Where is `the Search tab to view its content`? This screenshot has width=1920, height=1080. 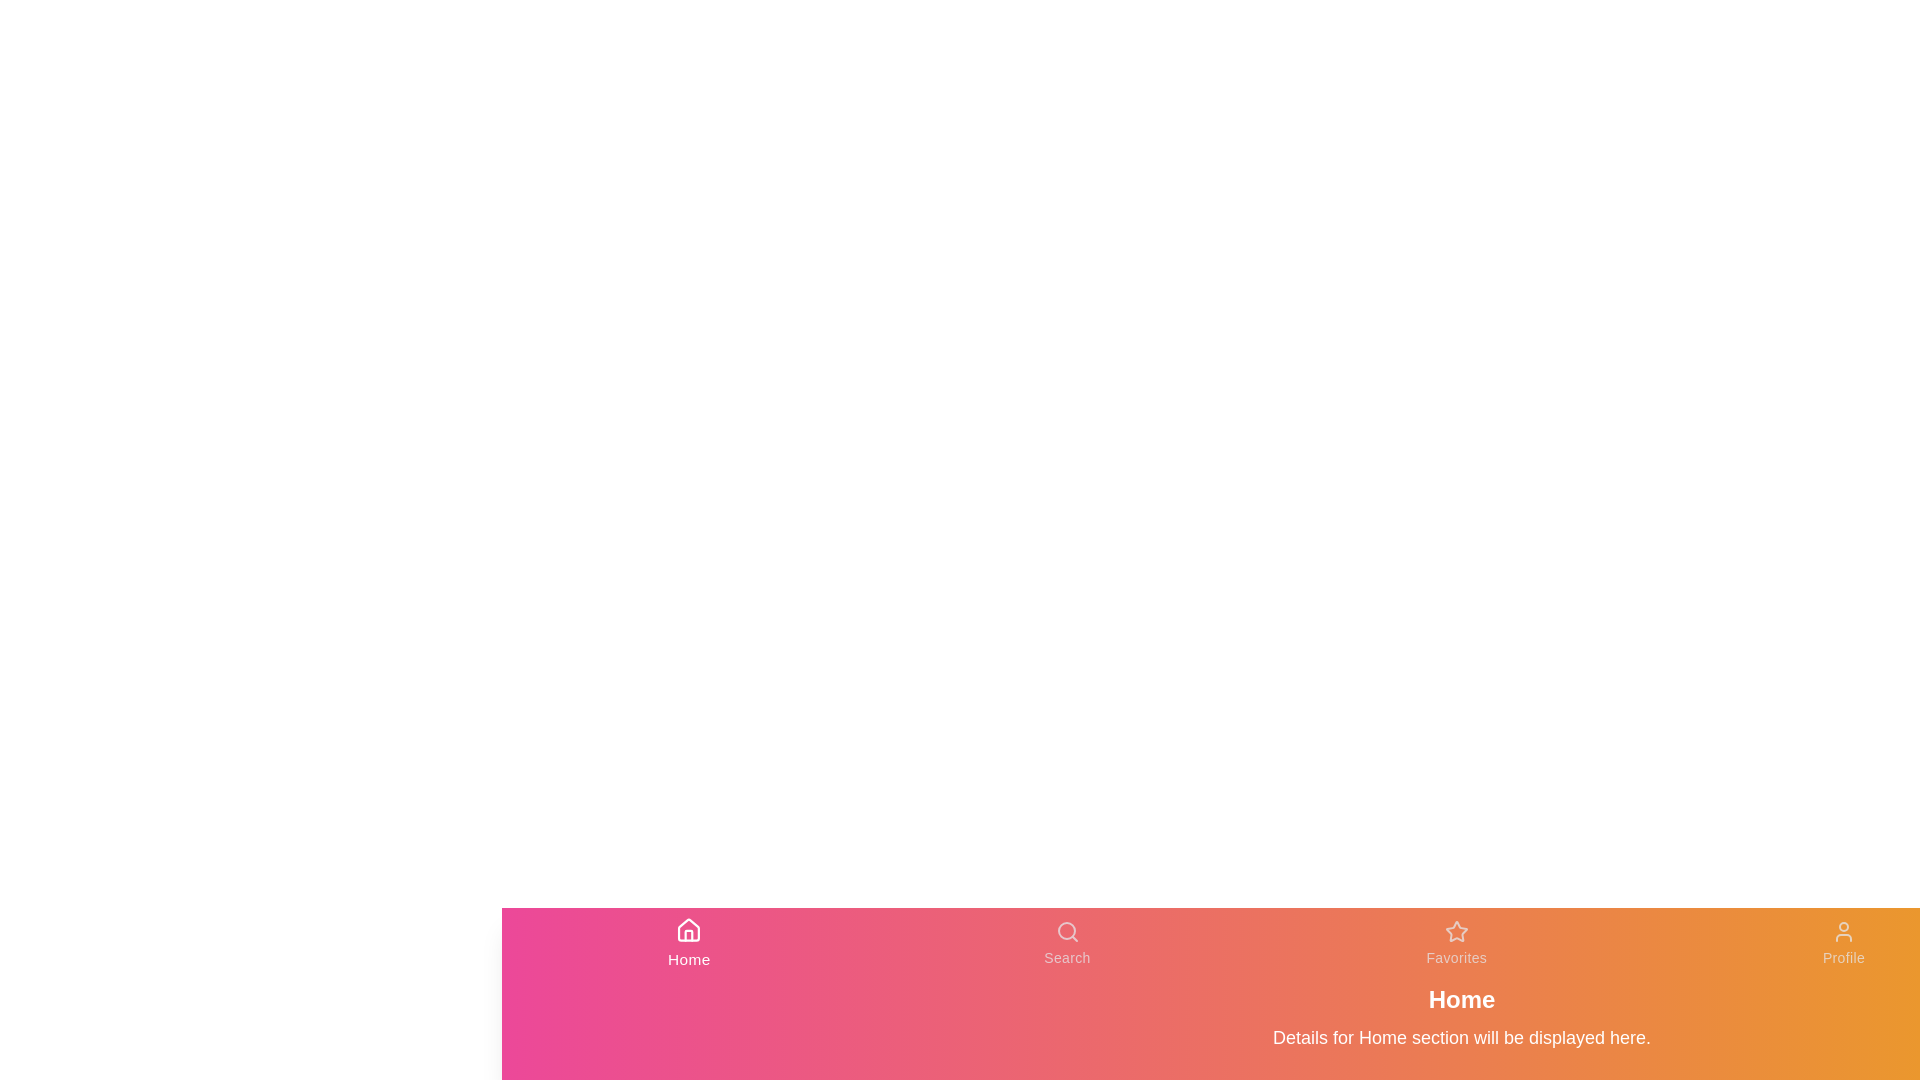
the Search tab to view its content is located at coordinates (1065, 944).